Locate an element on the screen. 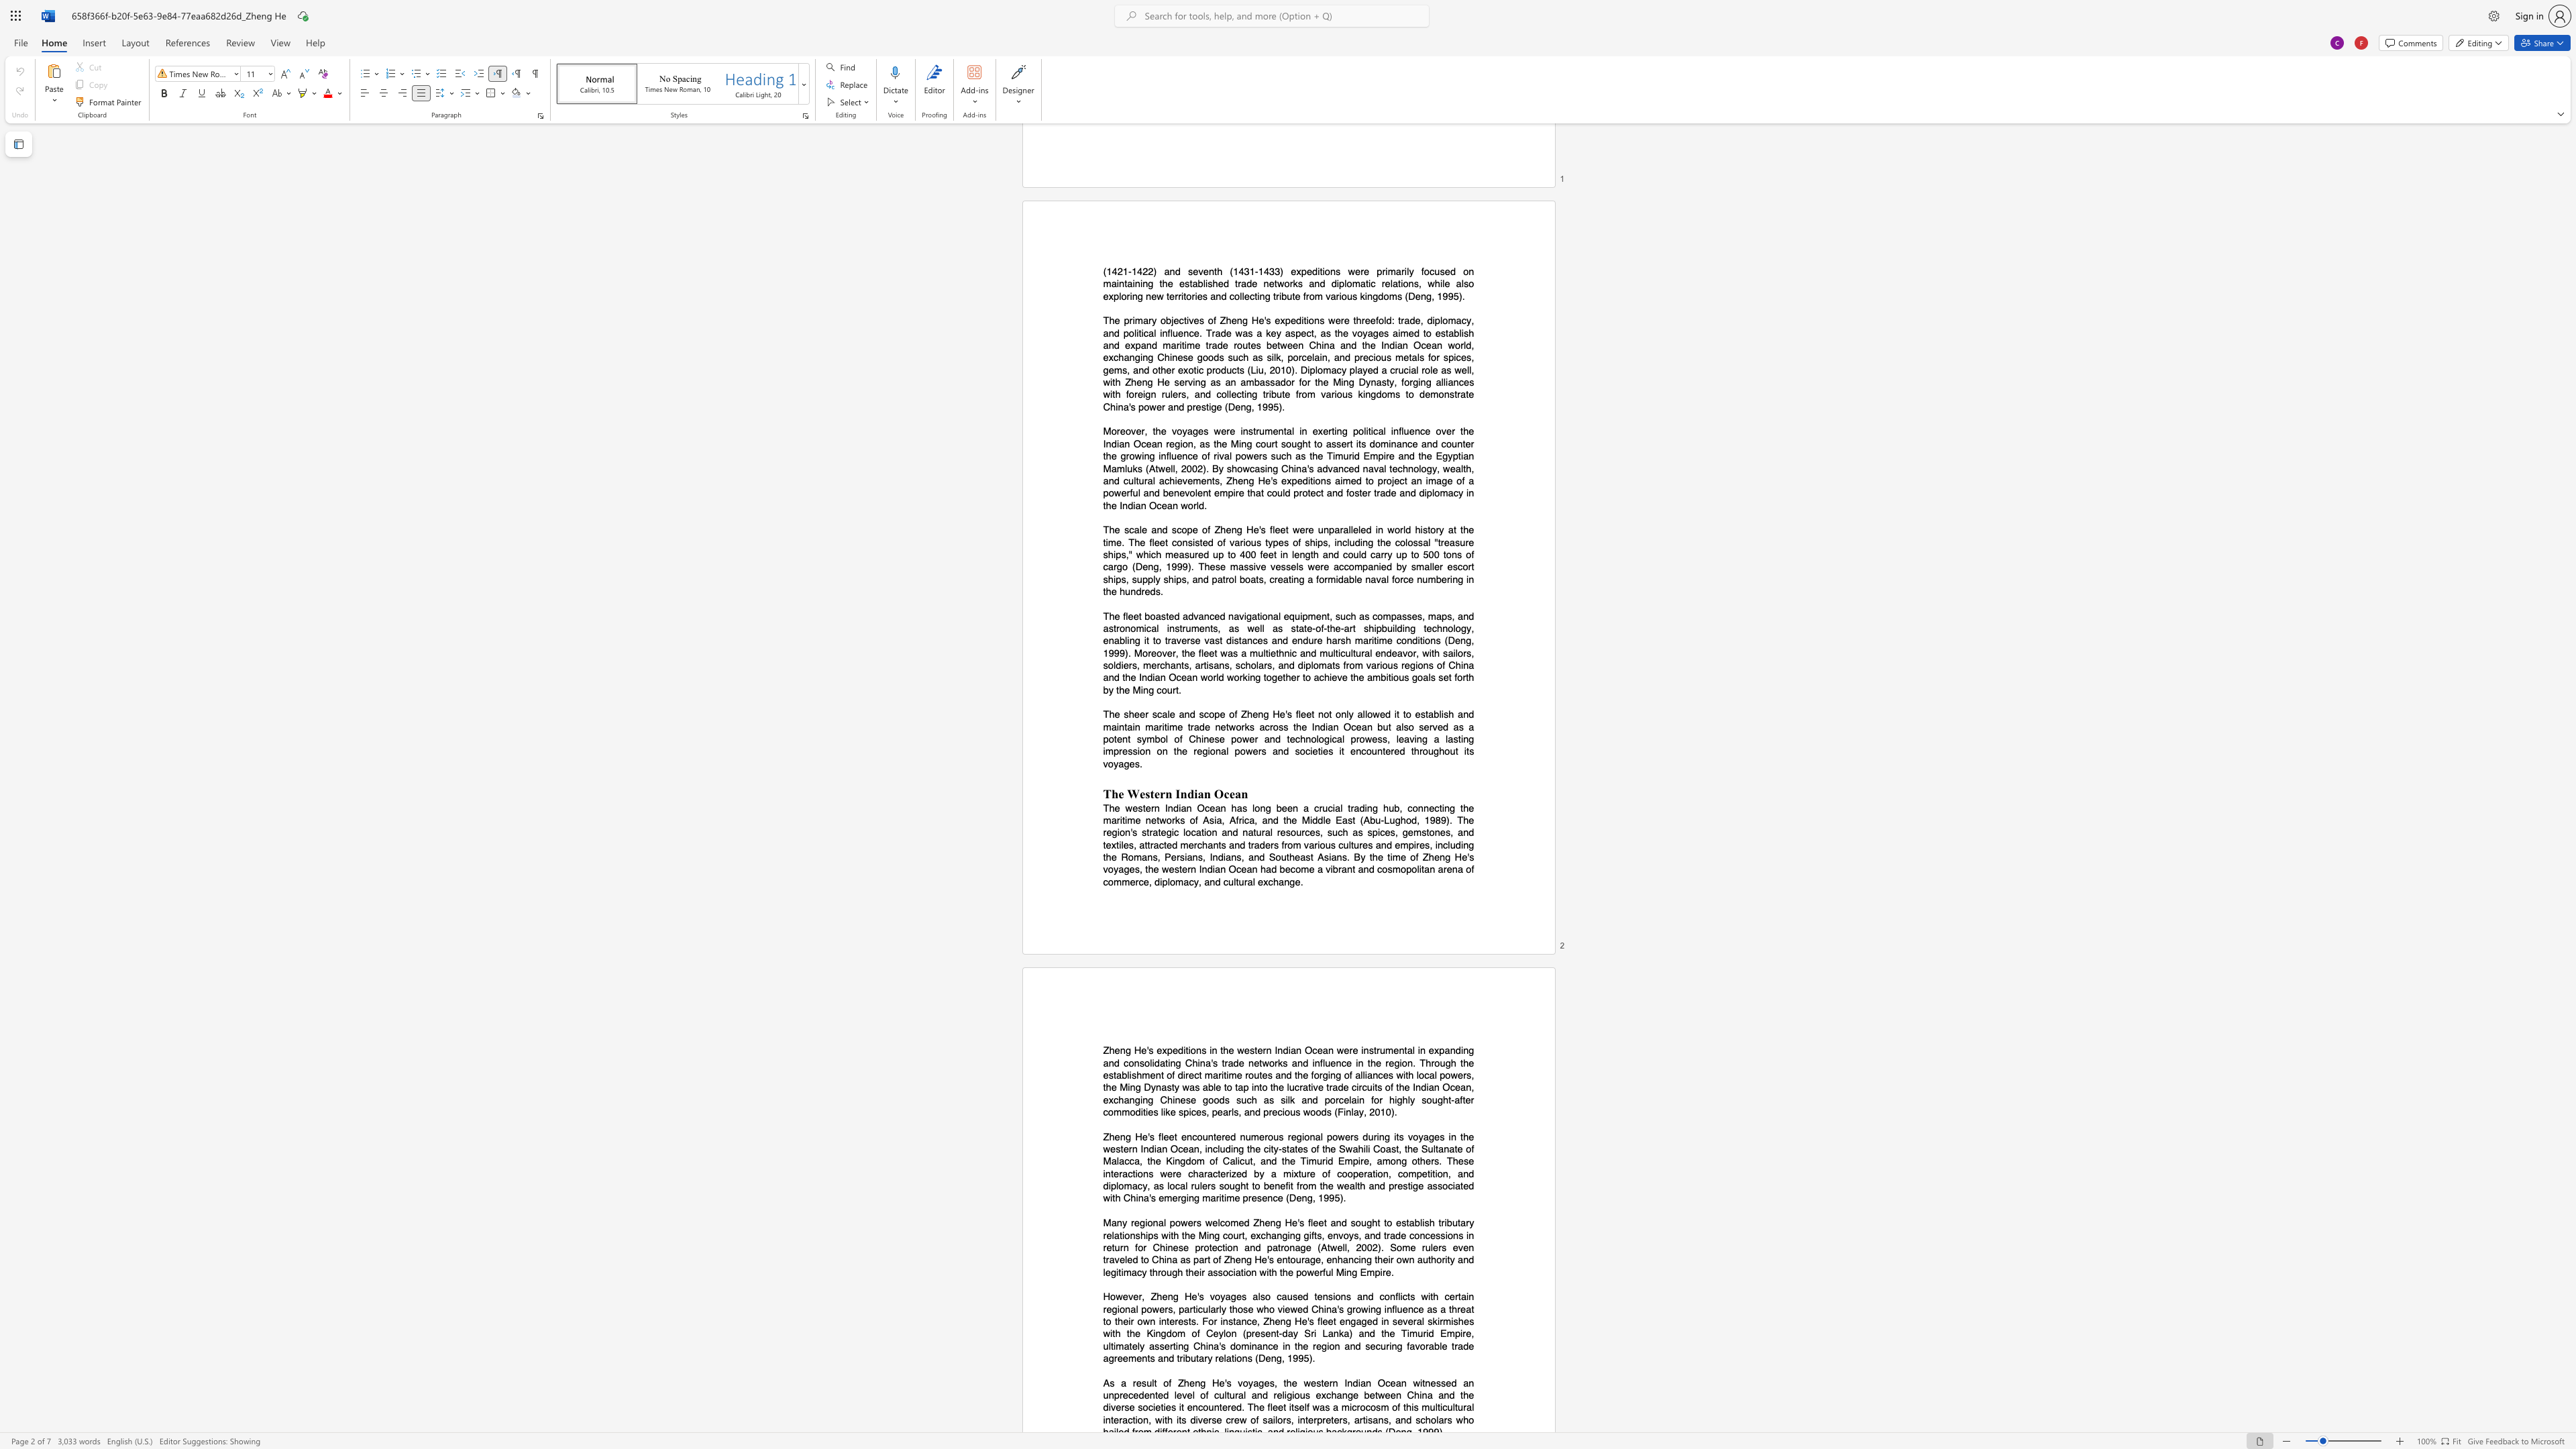  the space between the continuous character "i" and "o" in the text is located at coordinates (1295, 1395).